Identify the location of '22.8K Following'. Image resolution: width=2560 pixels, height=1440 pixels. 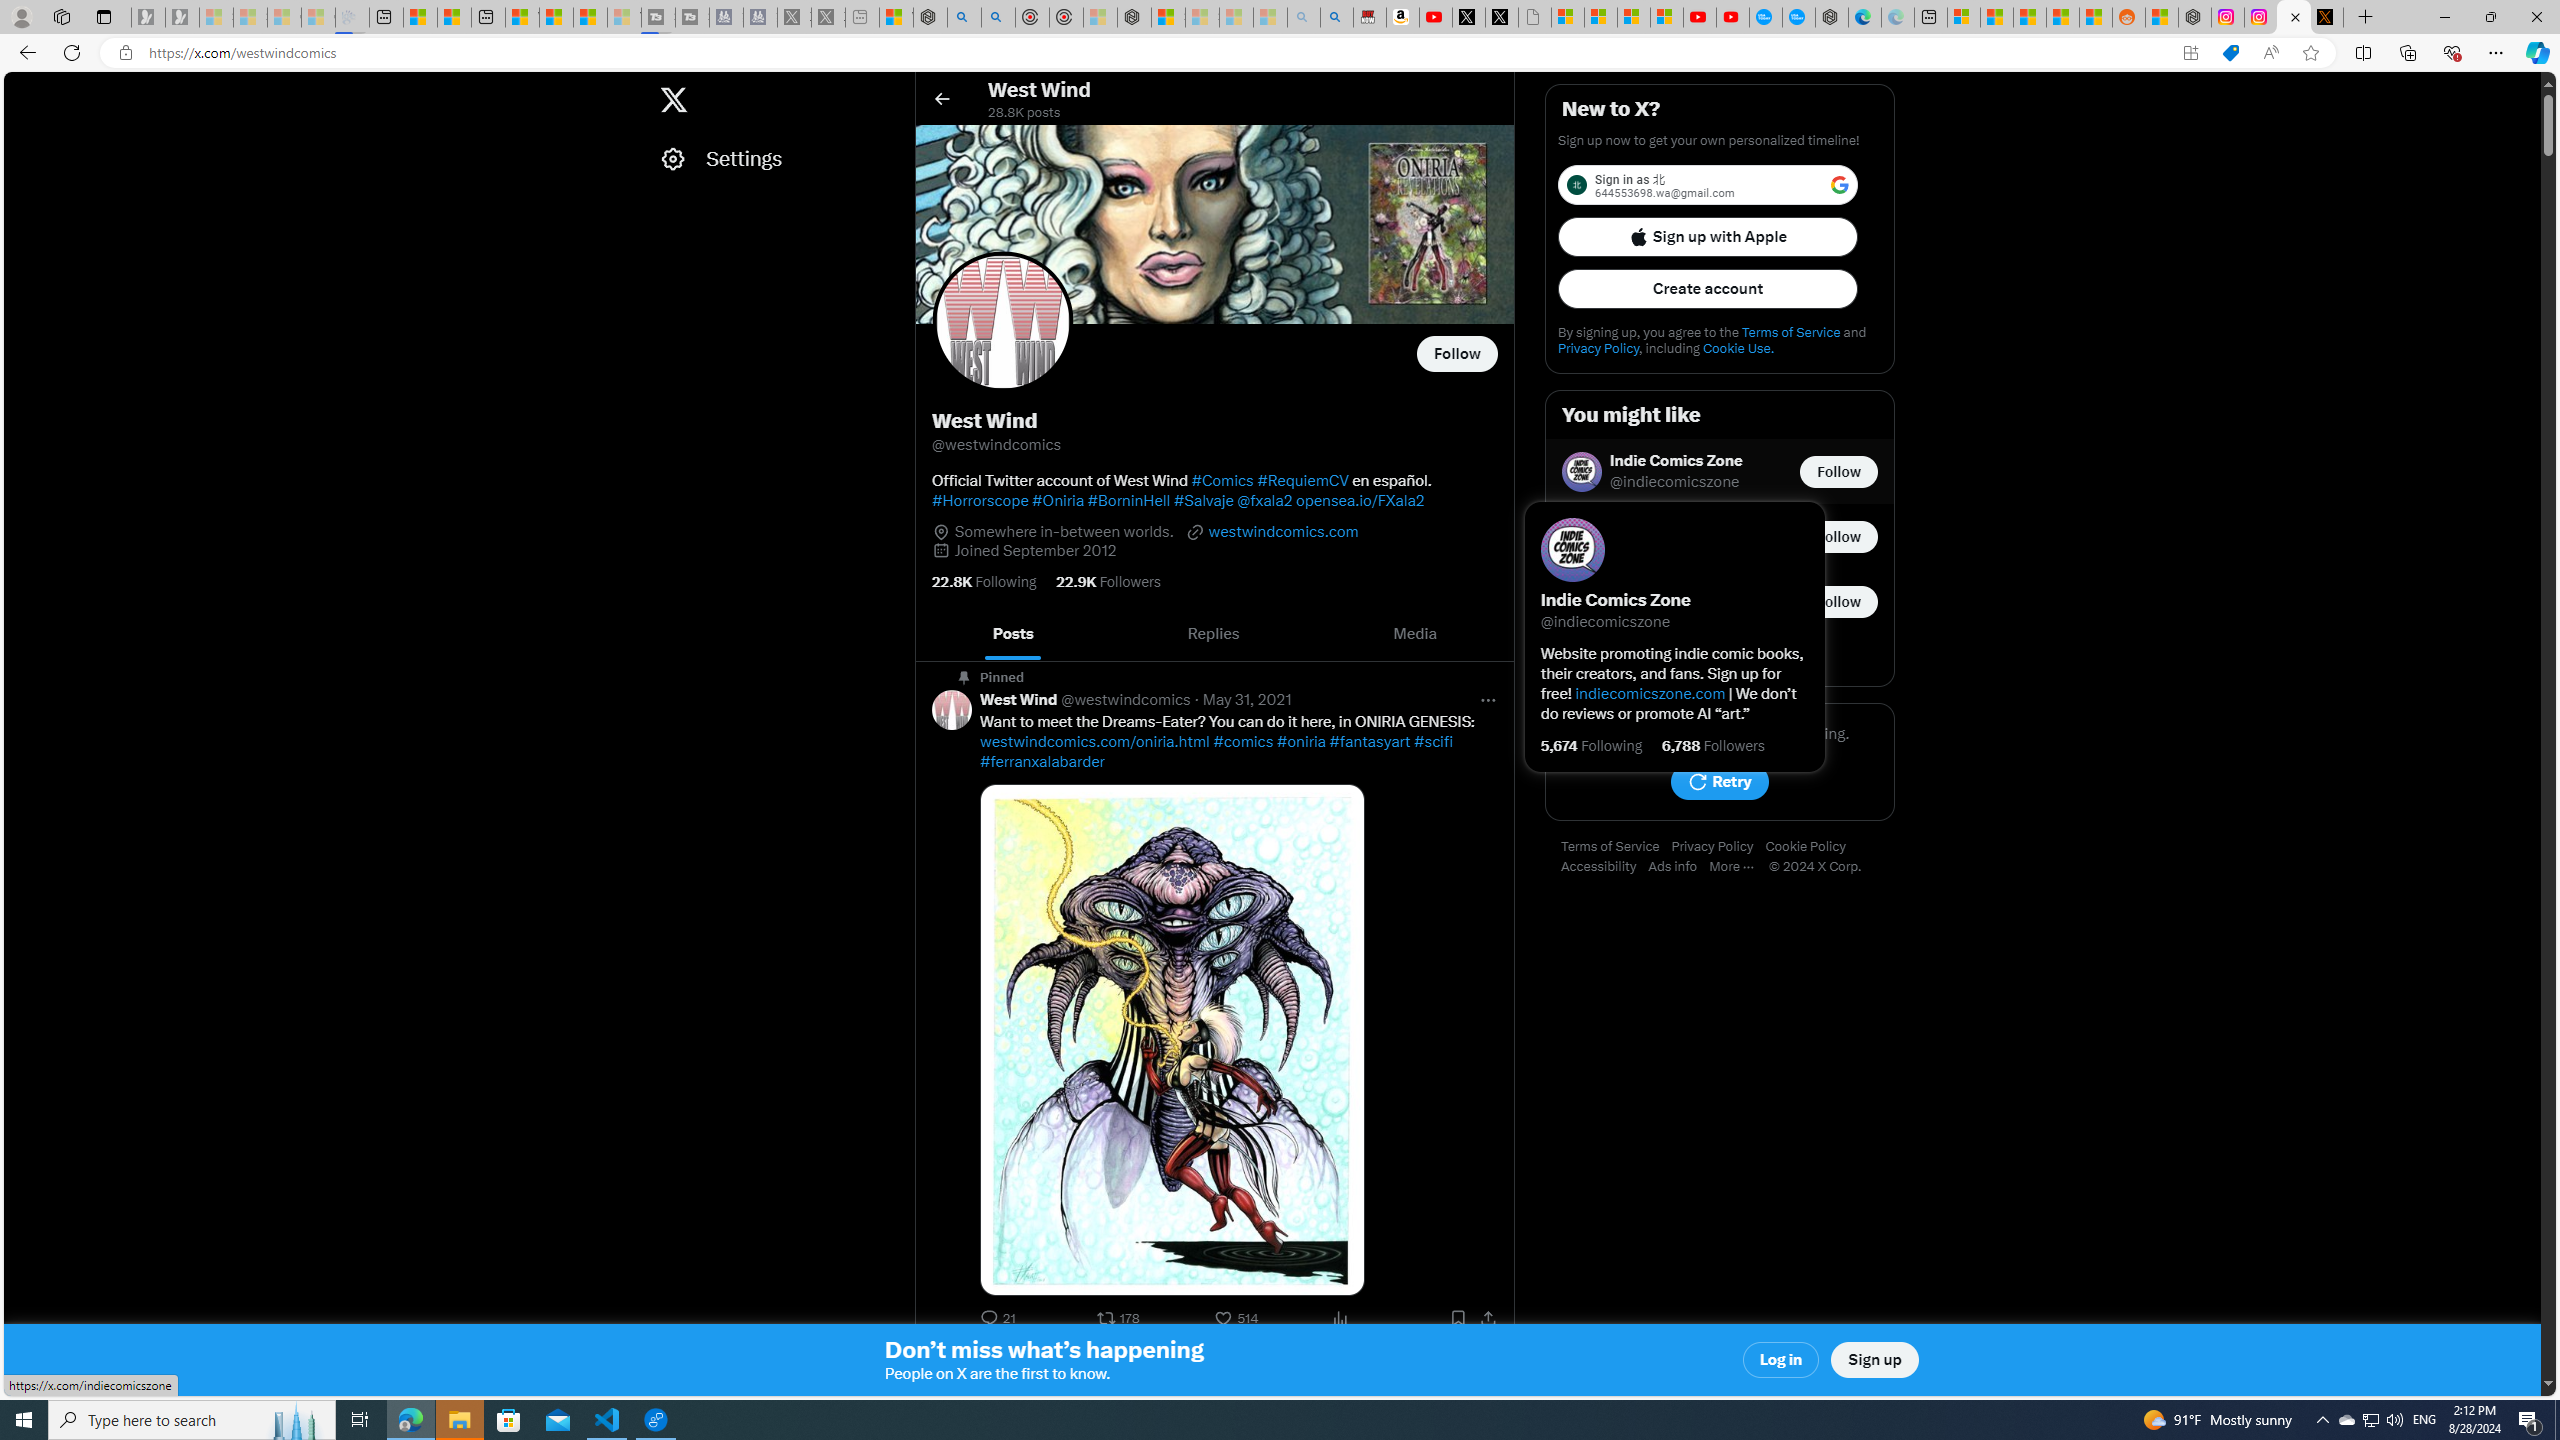
(983, 582).